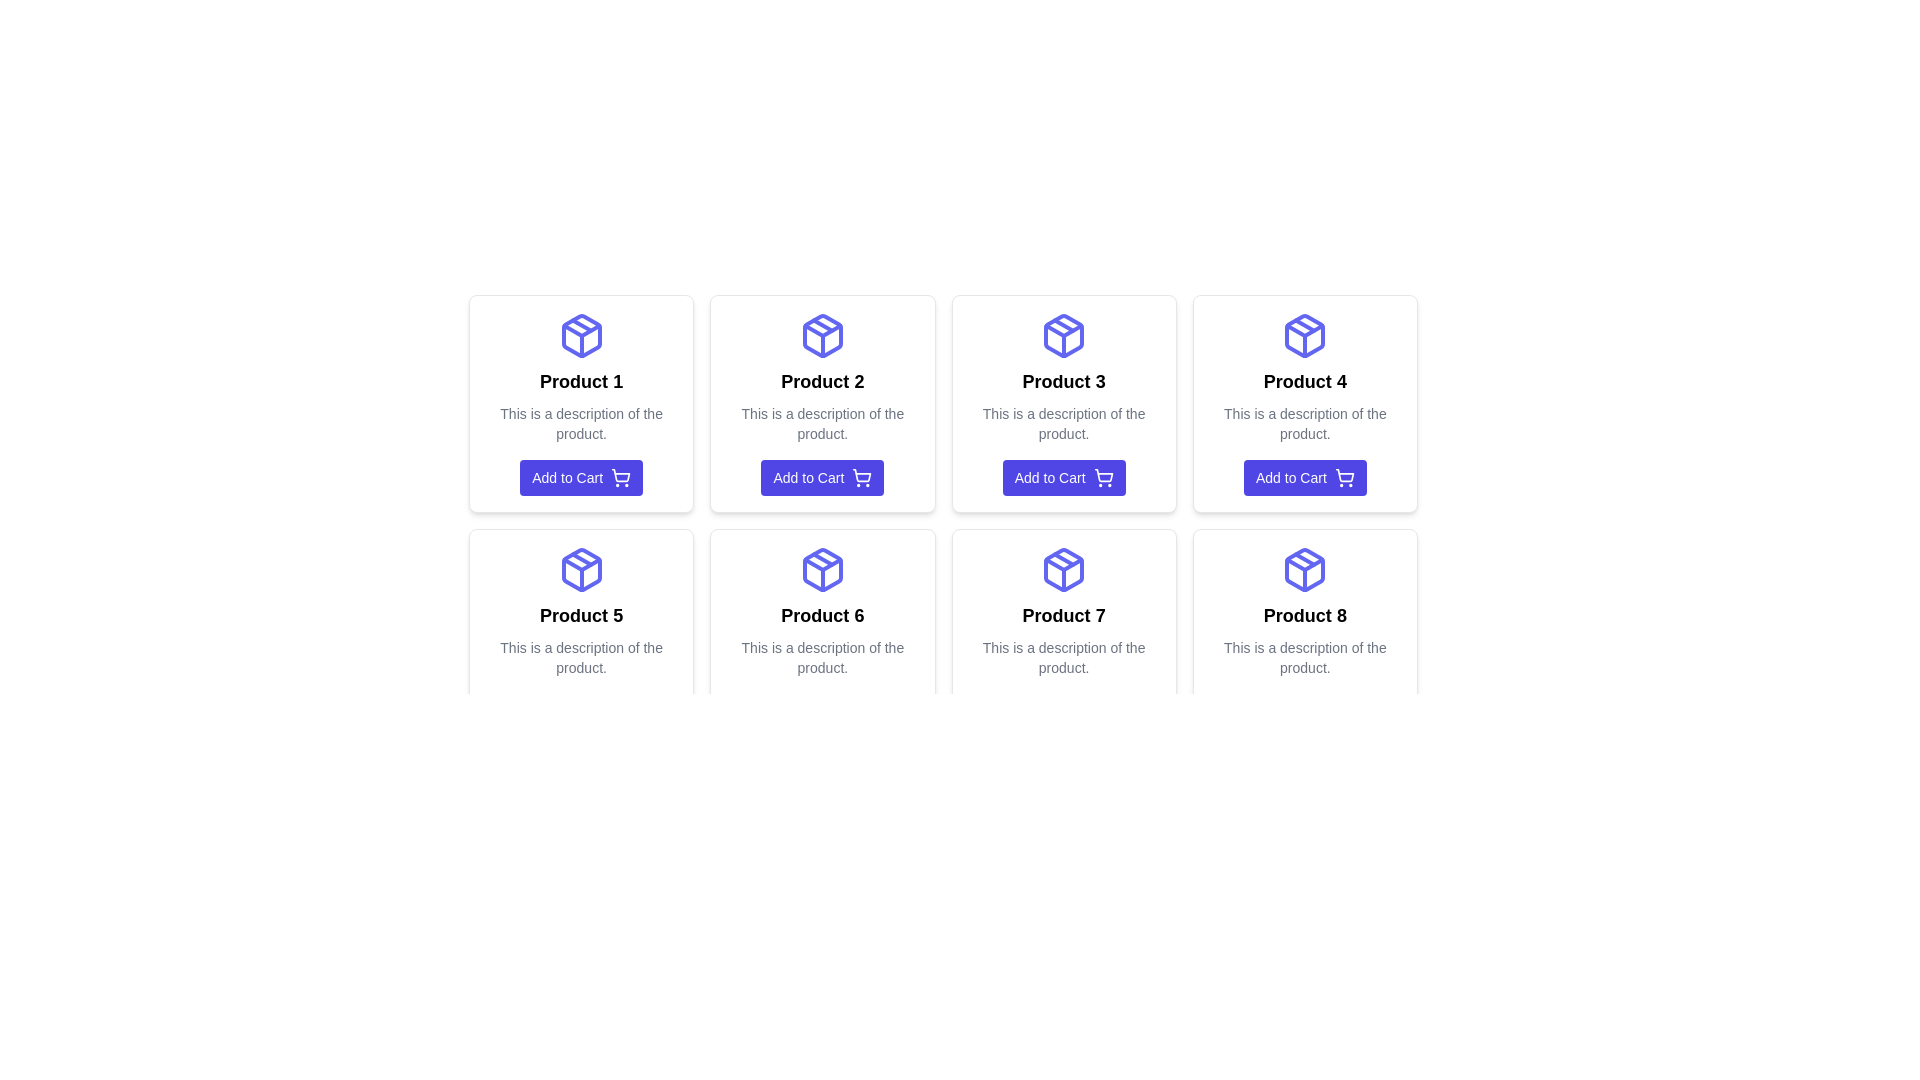 The height and width of the screenshot is (1080, 1920). Describe the element at coordinates (580, 423) in the screenshot. I see `the descriptive text label for 'Product 1' located within the top-left card of the grid layout, positioned below the title and above the 'Add to Cart' button` at that location.